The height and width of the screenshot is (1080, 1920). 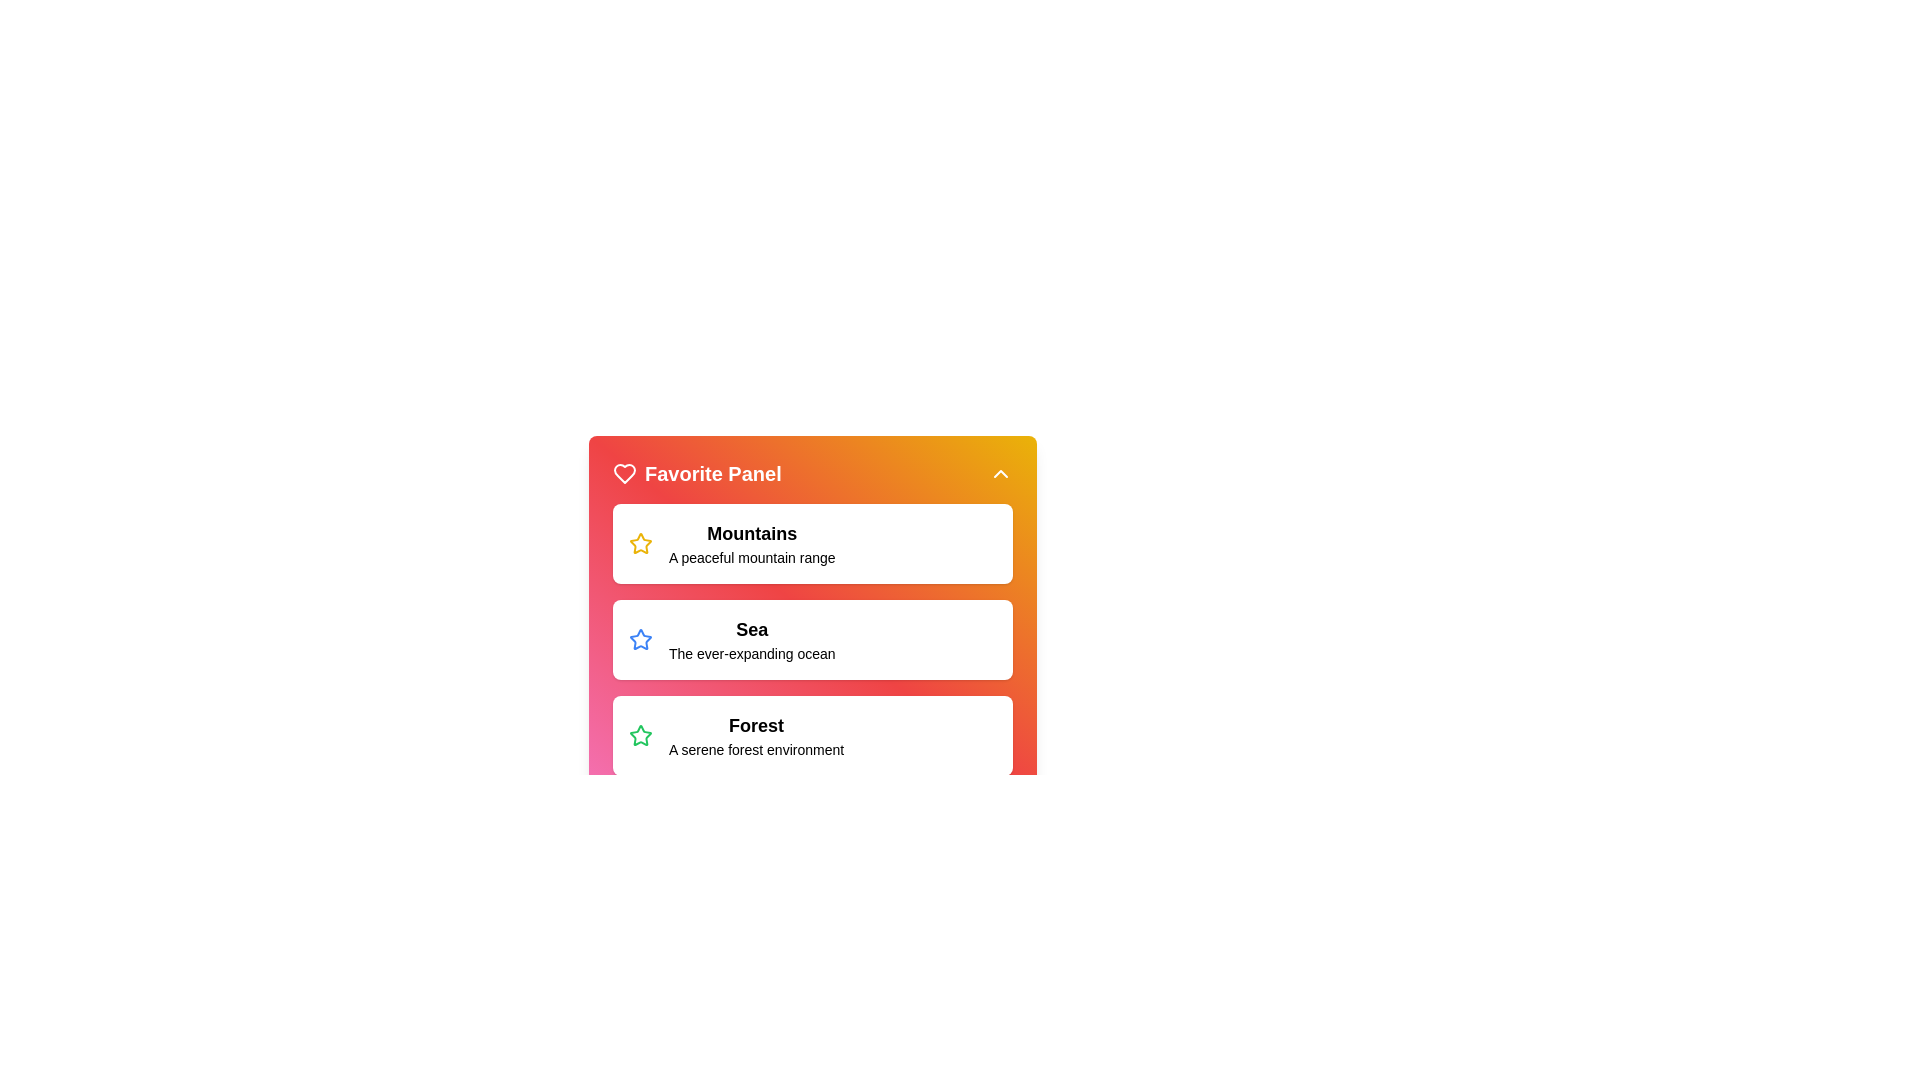 What do you see at coordinates (623, 474) in the screenshot?
I see `the heart icon located in the header of the 'Favorite Panel'` at bounding box center [623, 474].